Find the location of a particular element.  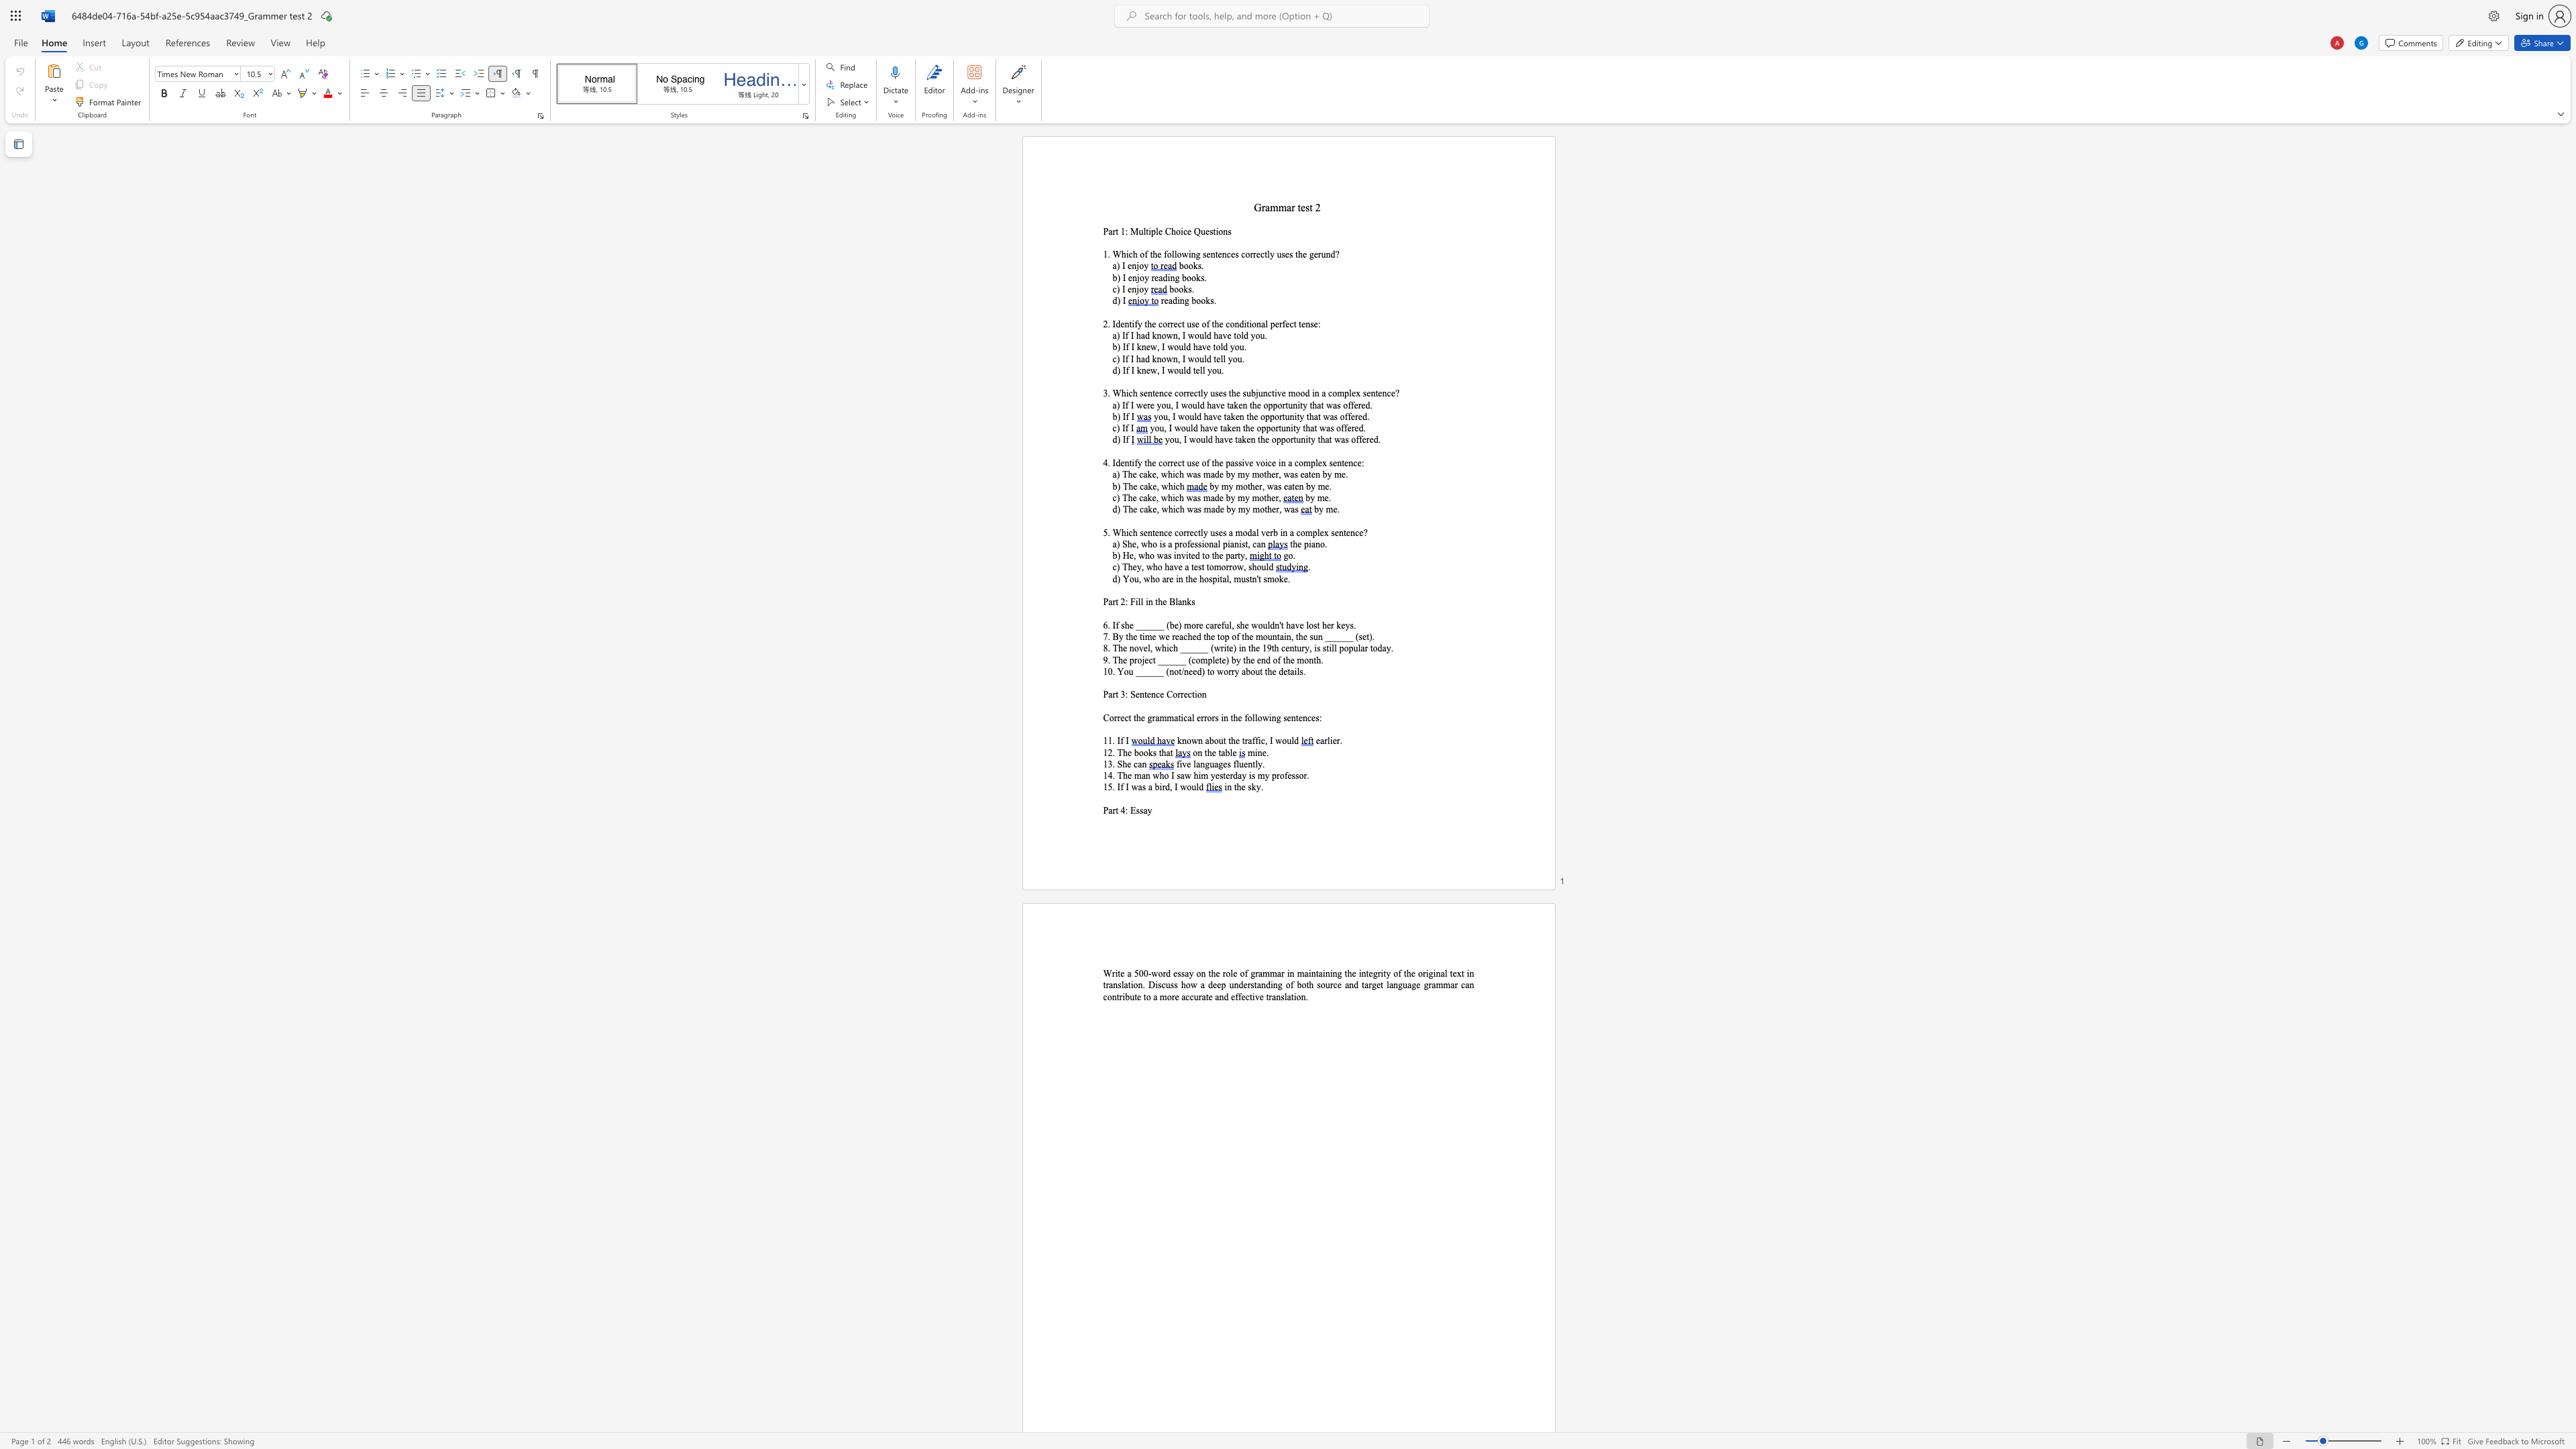

the space between the continuous character "4" and ":" in the text is located at coordinates (1124, 810).